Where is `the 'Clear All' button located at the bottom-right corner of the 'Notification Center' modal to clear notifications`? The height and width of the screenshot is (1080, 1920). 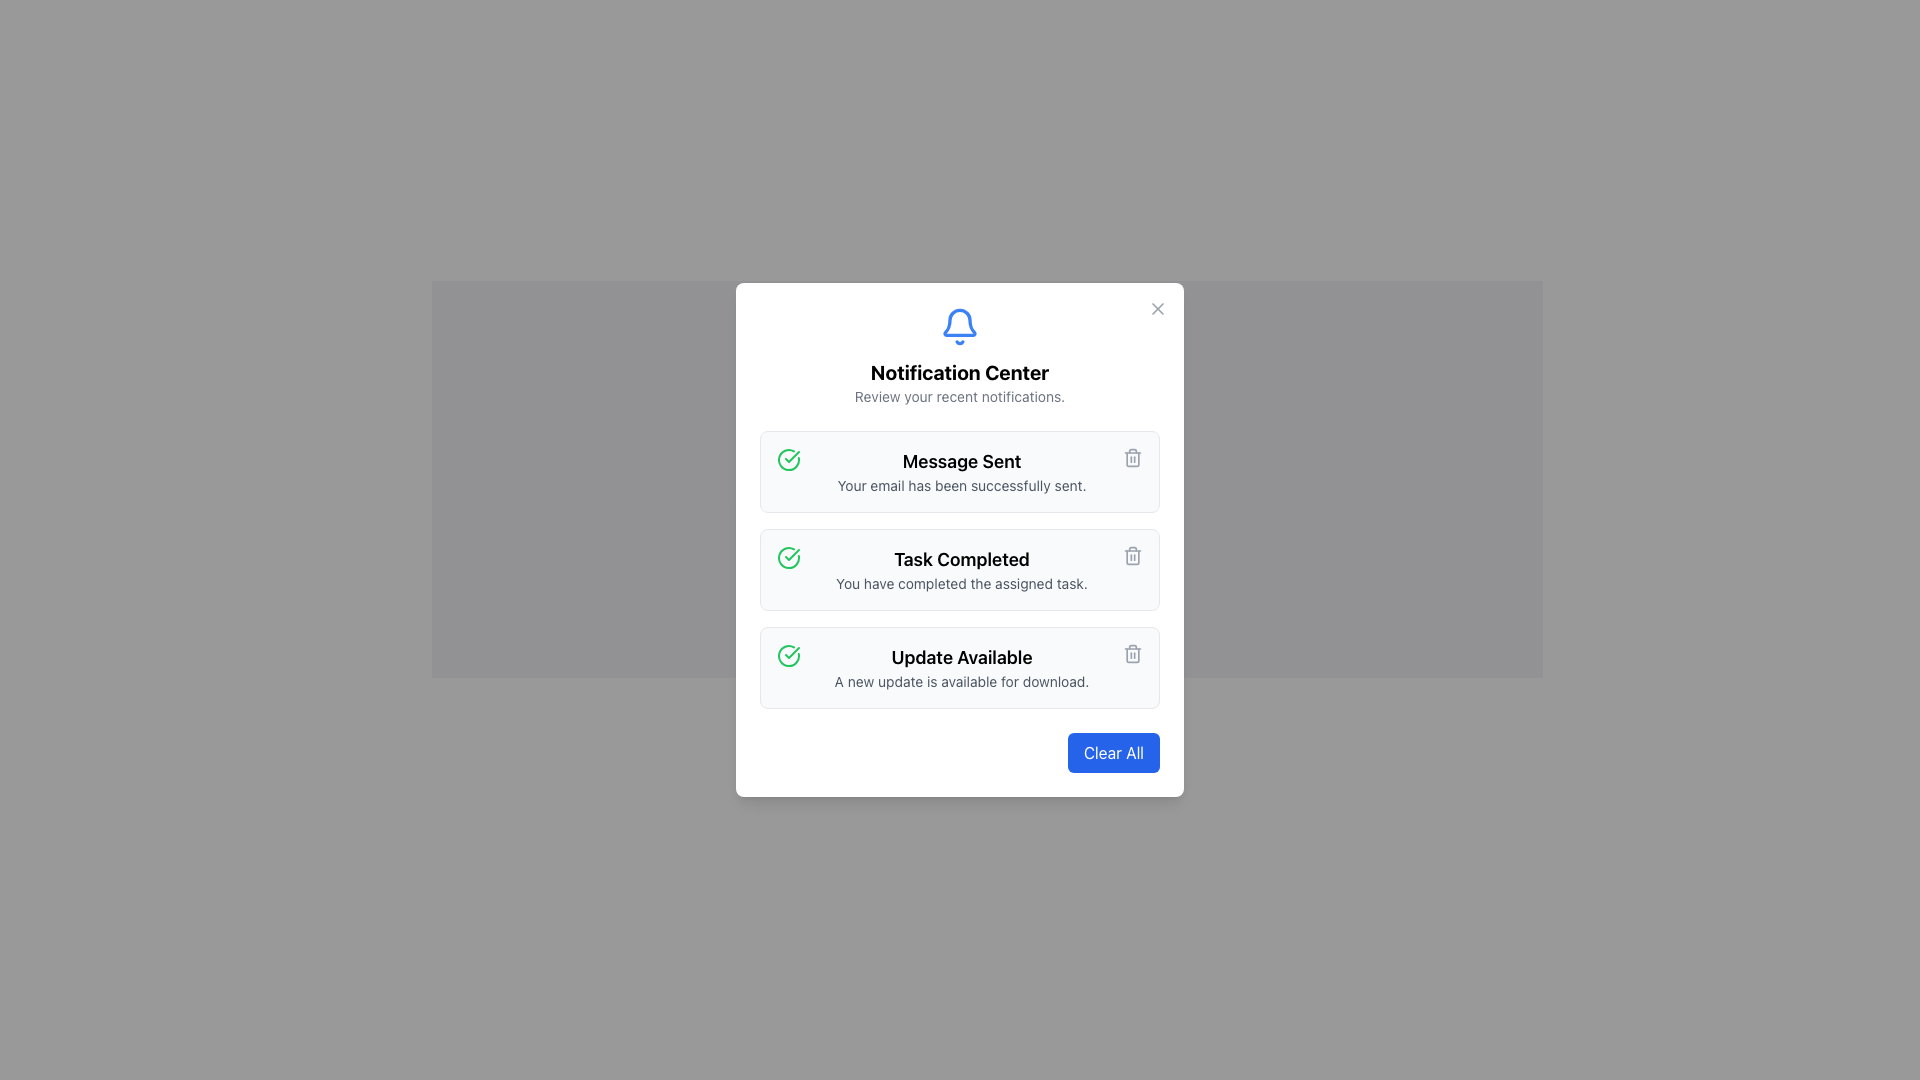 the 'Clear All' button located at the bottom-right corner of the 'Notification Center' modal to clear notifications is located at coordinates (1112, 752).